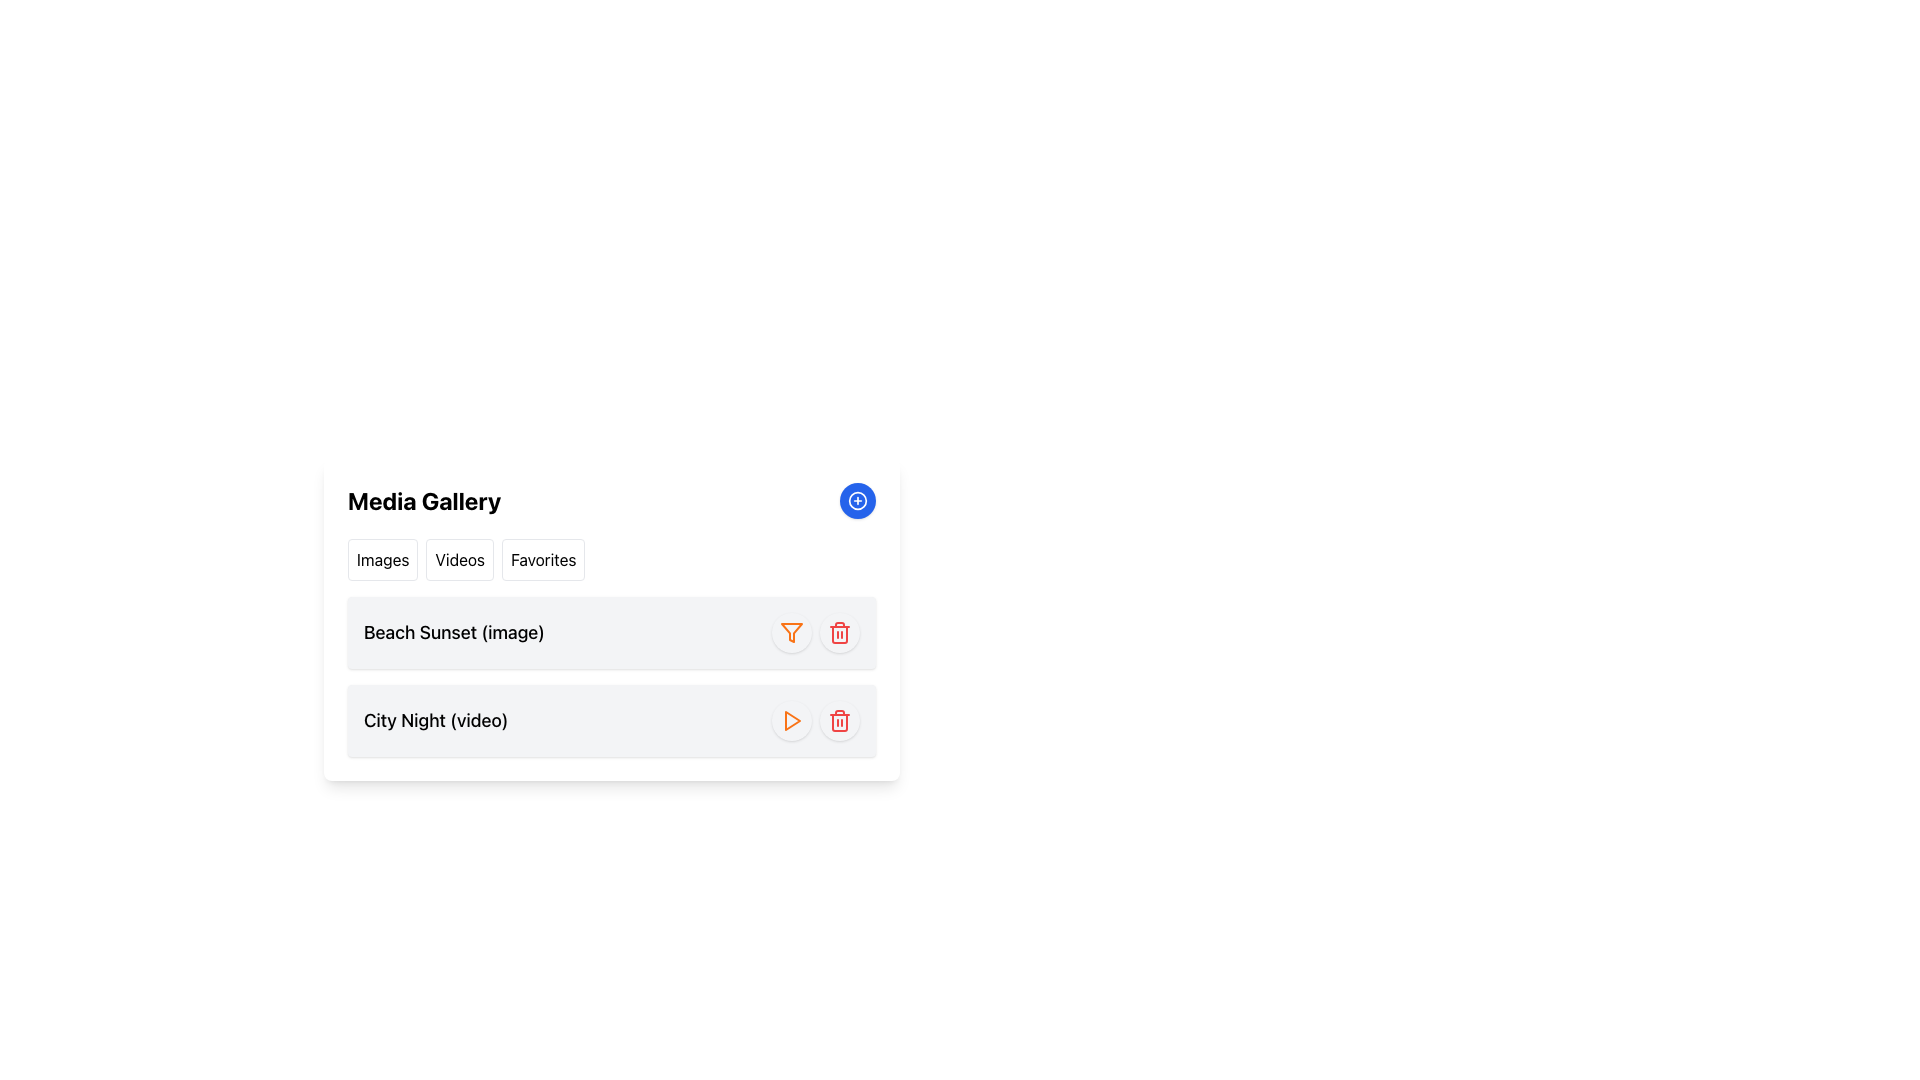  I want to click on the blue circular button at the top-right corner of the interface that contains the '+' icon, so click(858, 500).